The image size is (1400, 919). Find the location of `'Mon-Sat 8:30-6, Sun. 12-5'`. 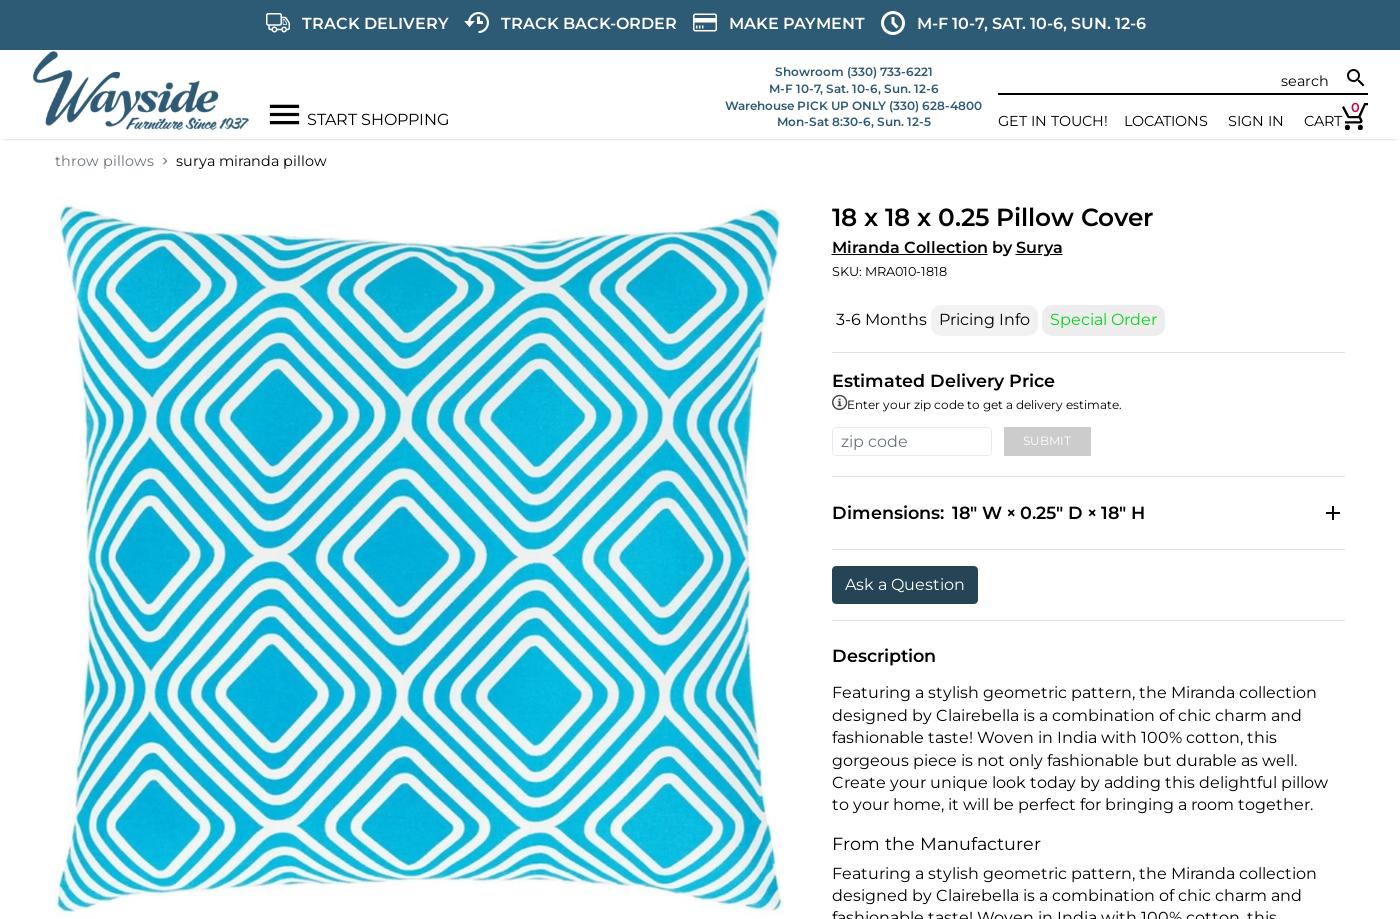

'Mon-Sat 8:30-6, Sun. 12-5' is located at coordinates (853, 120).